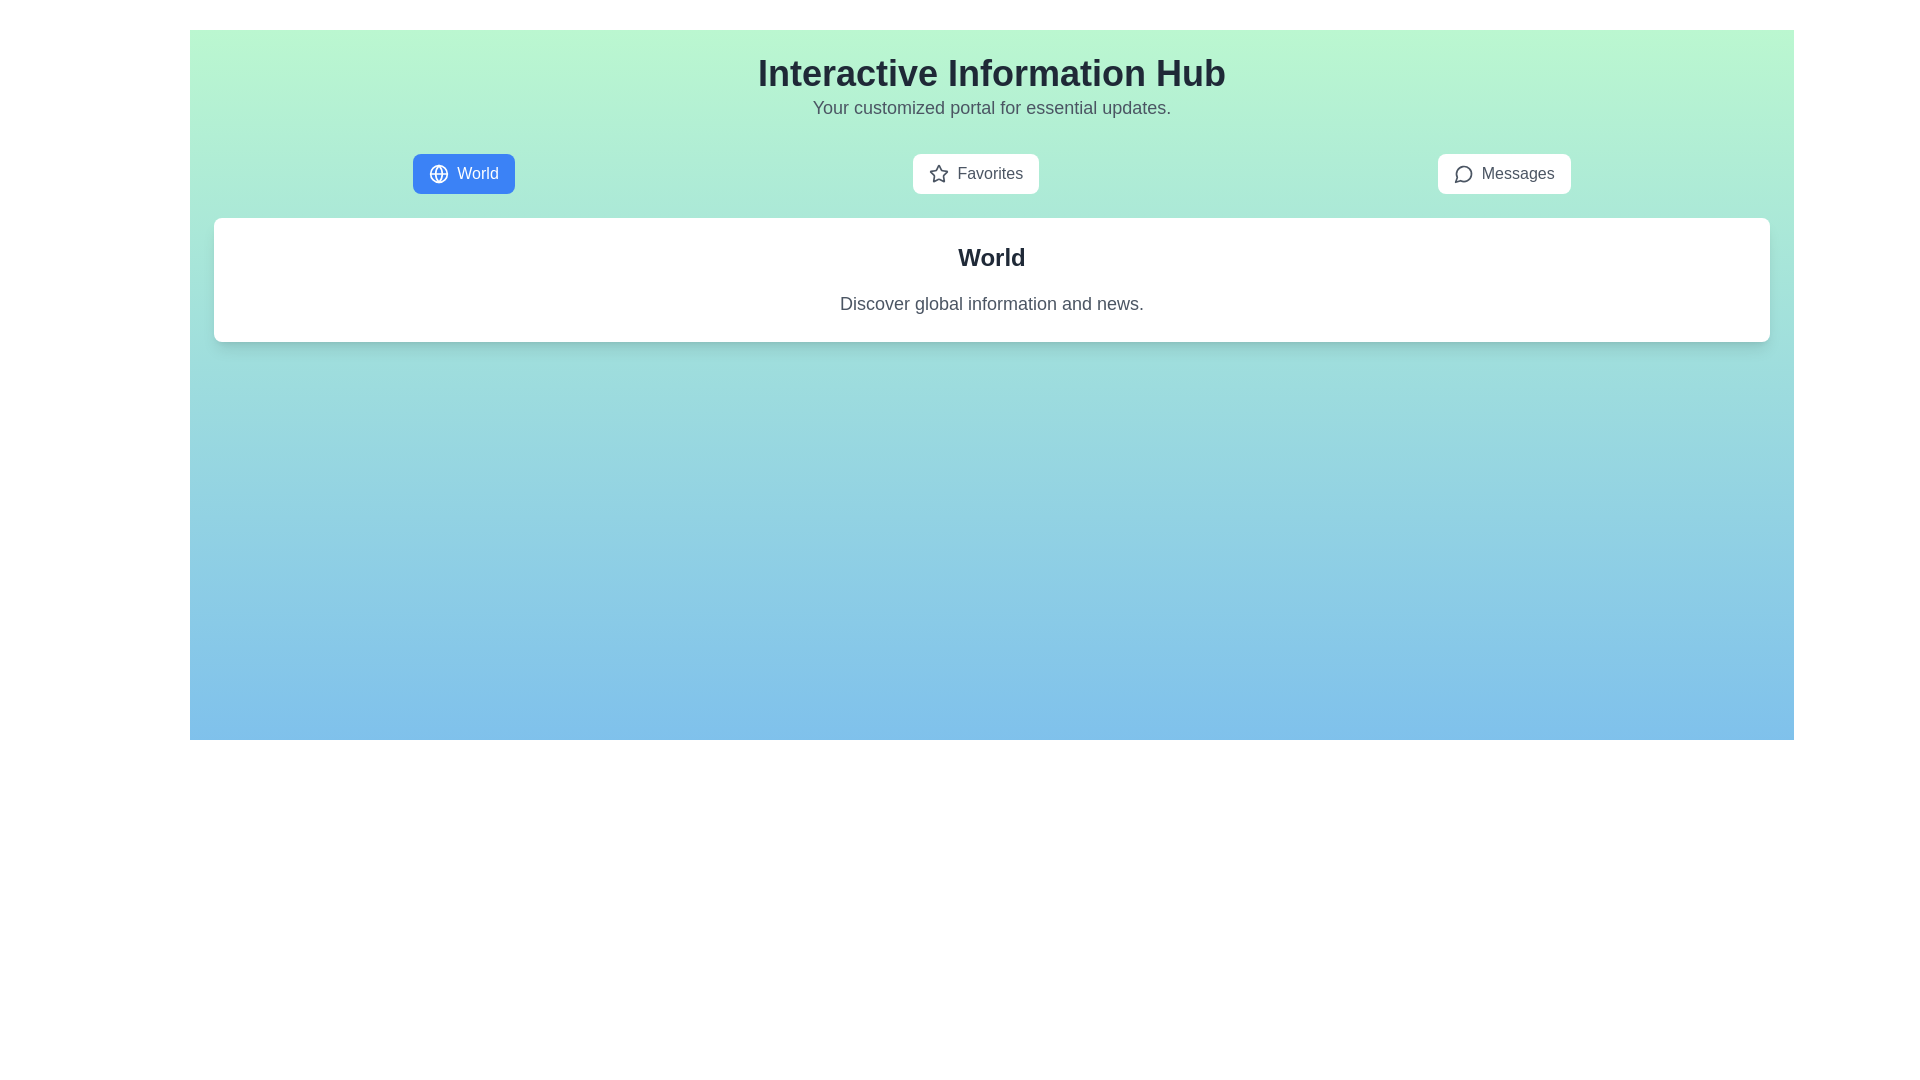  What do you see at coordinates (1503, 172) in the screenshot?
I see `the Messages tab to select it` at bounding box center [1503, 172].